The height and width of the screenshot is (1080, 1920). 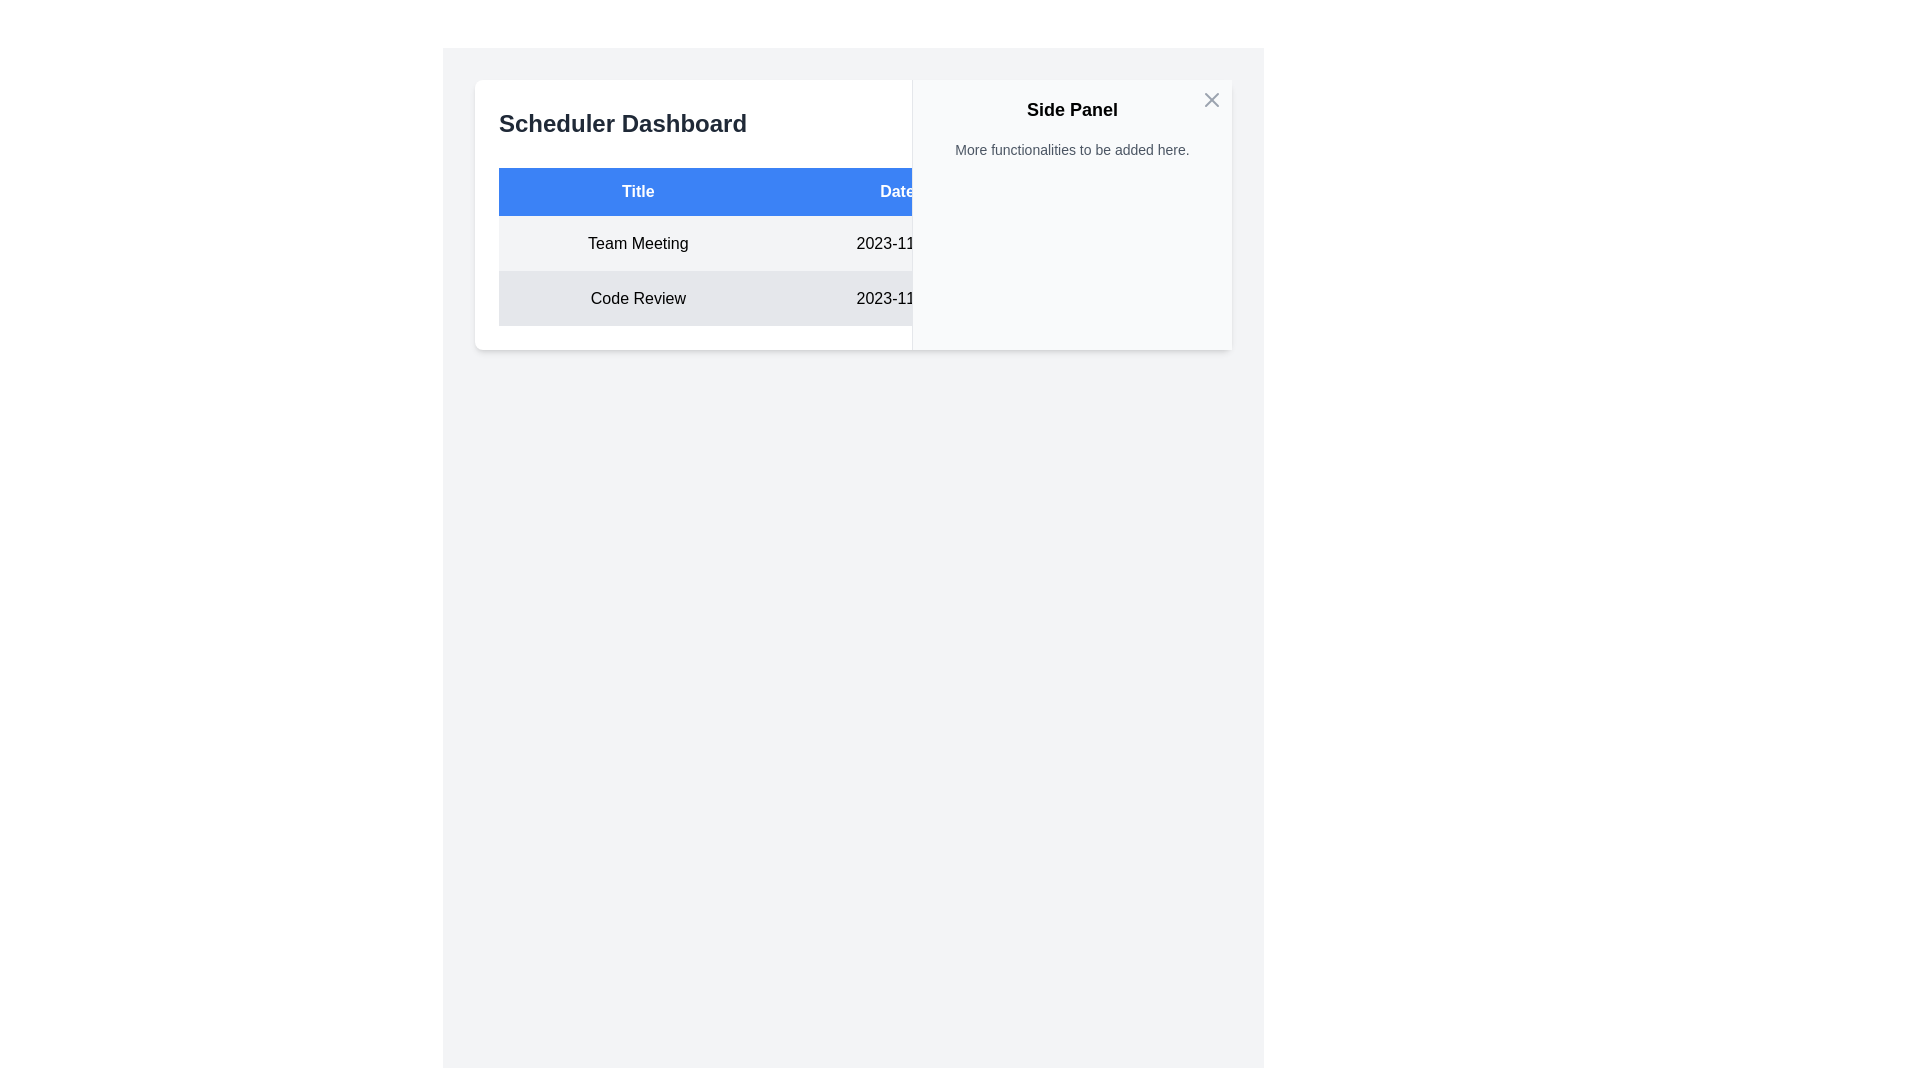 What do you see at coordinates (853, 245) in the screenshot?
I see `interactive elements within the rows of the schedule table displayed in the 'Scheduler Dashboard'` at bounding box center [853, 245].